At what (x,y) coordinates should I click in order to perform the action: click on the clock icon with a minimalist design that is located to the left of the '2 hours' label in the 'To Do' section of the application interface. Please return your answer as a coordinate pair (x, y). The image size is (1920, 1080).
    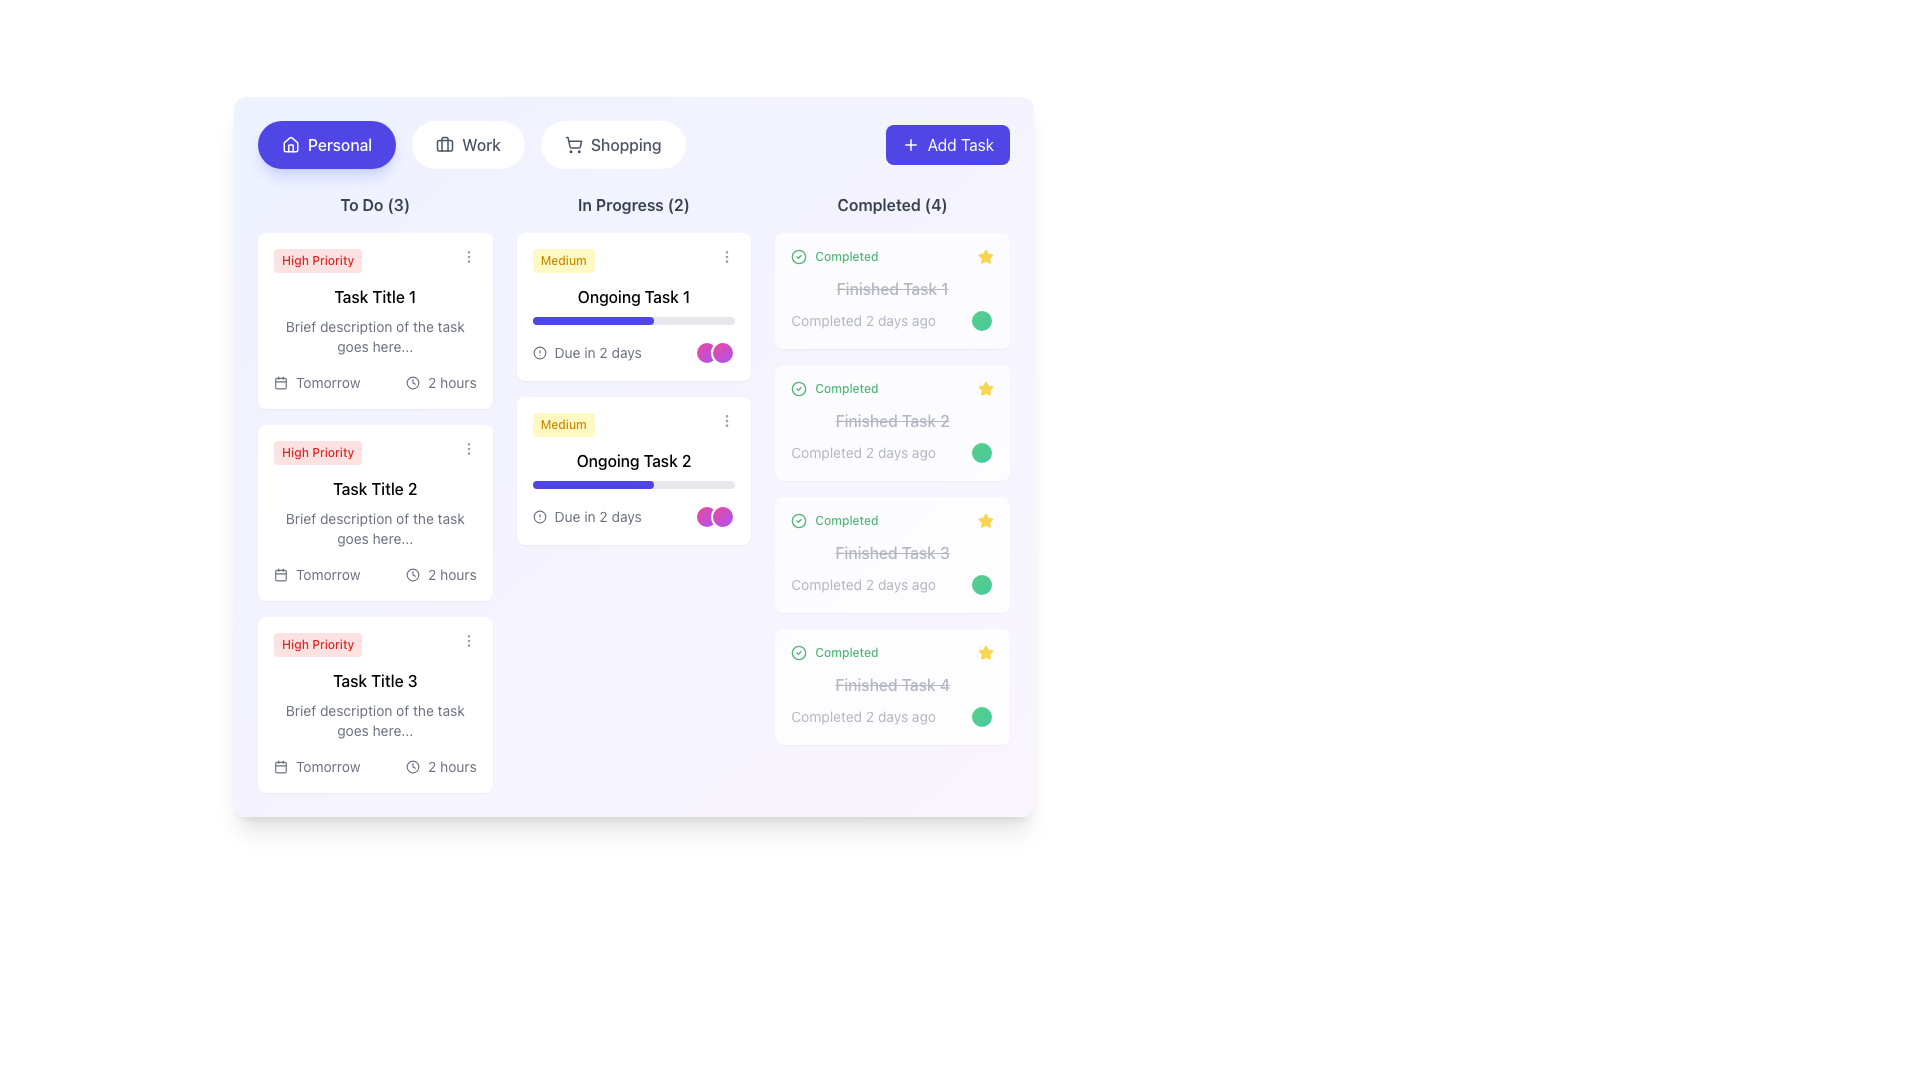
    Looking at the image, I should click on (412, 766).